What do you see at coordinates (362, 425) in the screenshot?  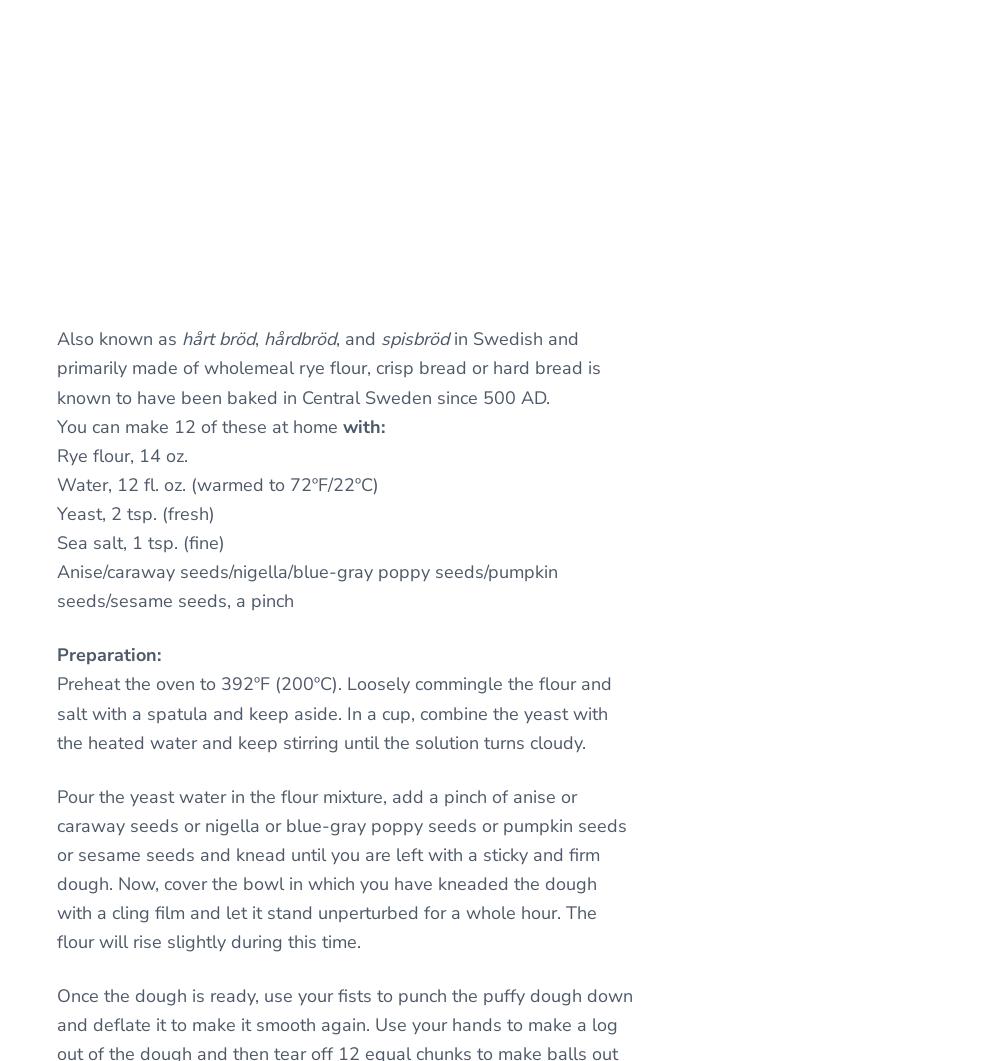 I see `'with:'` at bounding box center [362, 425].